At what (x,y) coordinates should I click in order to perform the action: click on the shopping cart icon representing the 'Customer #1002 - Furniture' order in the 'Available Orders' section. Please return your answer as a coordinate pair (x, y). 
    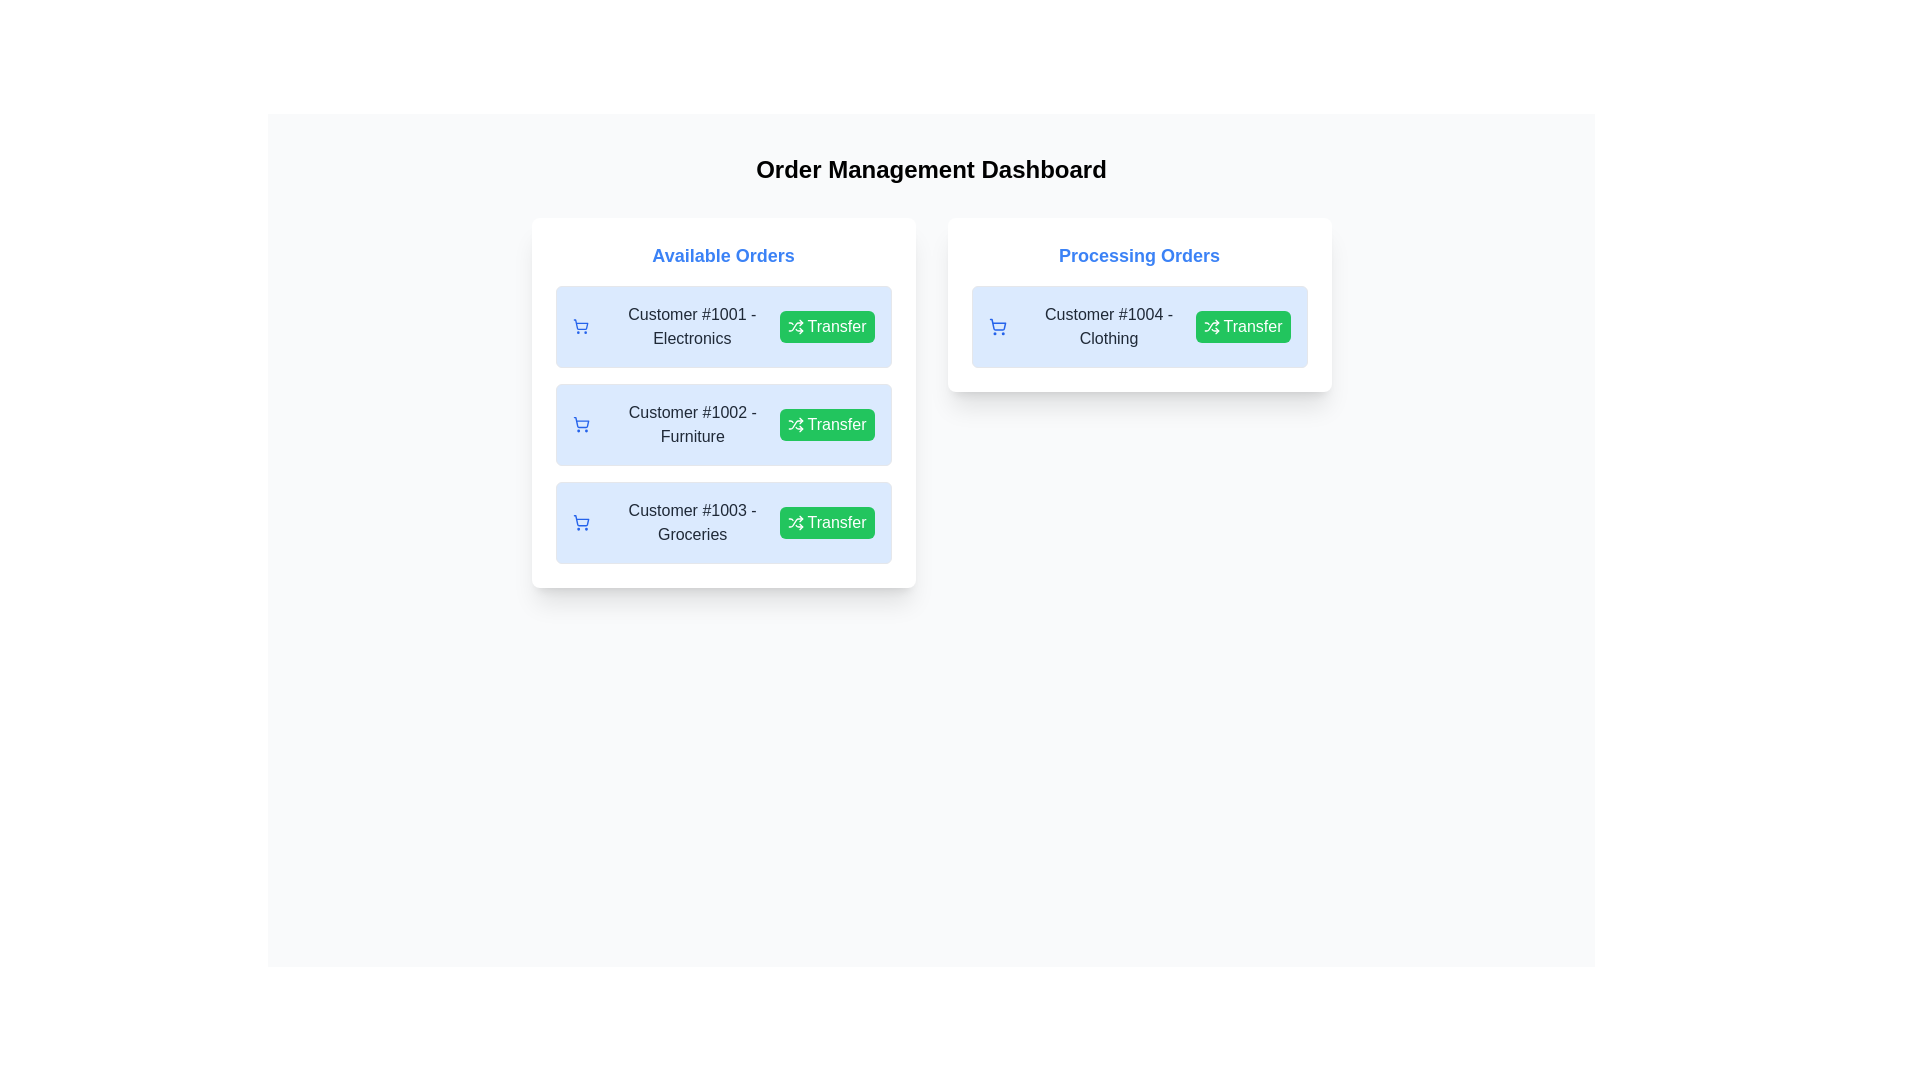
    Looking at the image, I should click on (580, 423).